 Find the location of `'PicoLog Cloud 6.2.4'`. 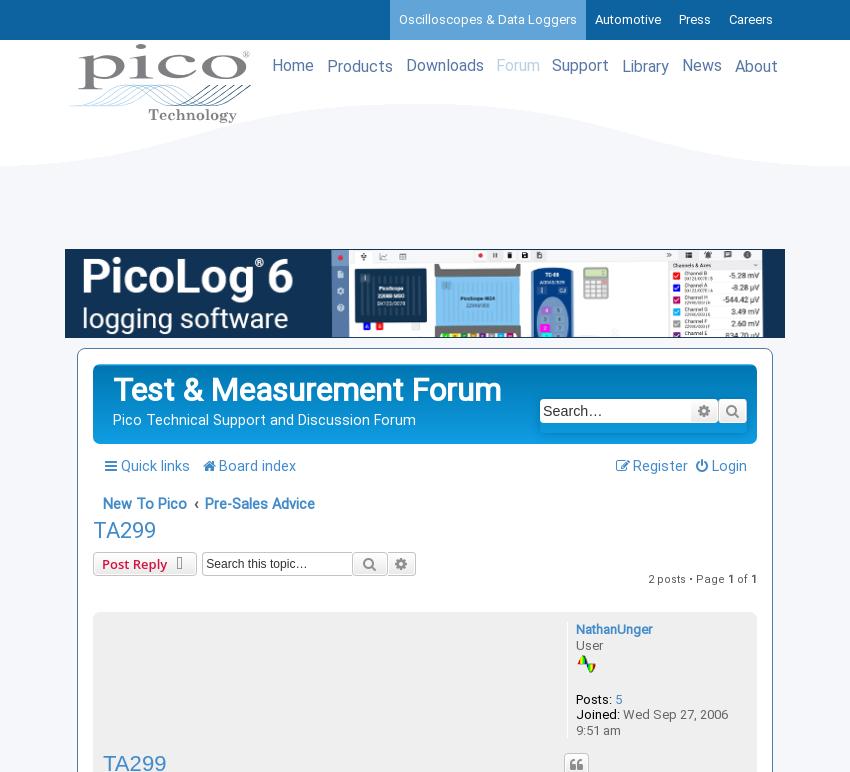

'PicoLog Cloud 6.2.4' is located at coordinates (157, 358).